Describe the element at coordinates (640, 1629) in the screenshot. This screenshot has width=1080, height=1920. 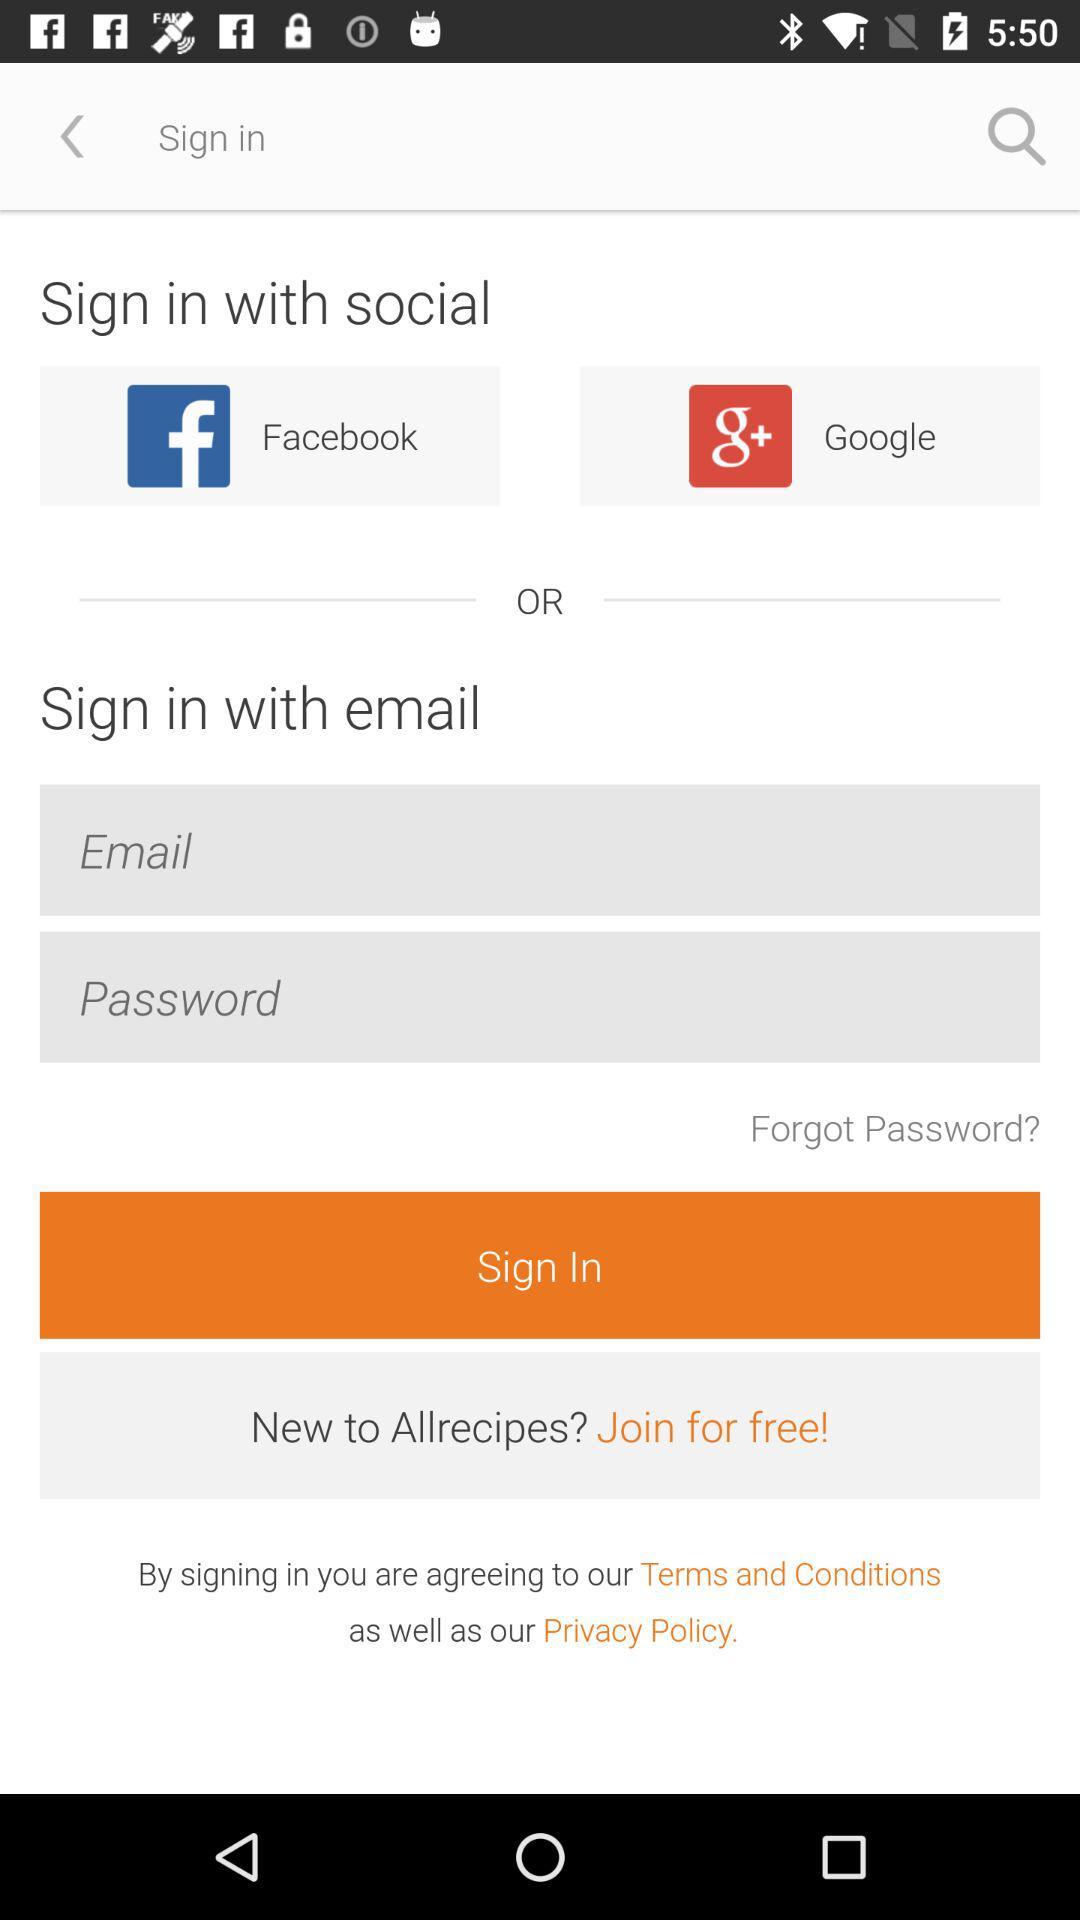
I see `icon to the right of the as well as` at that location.